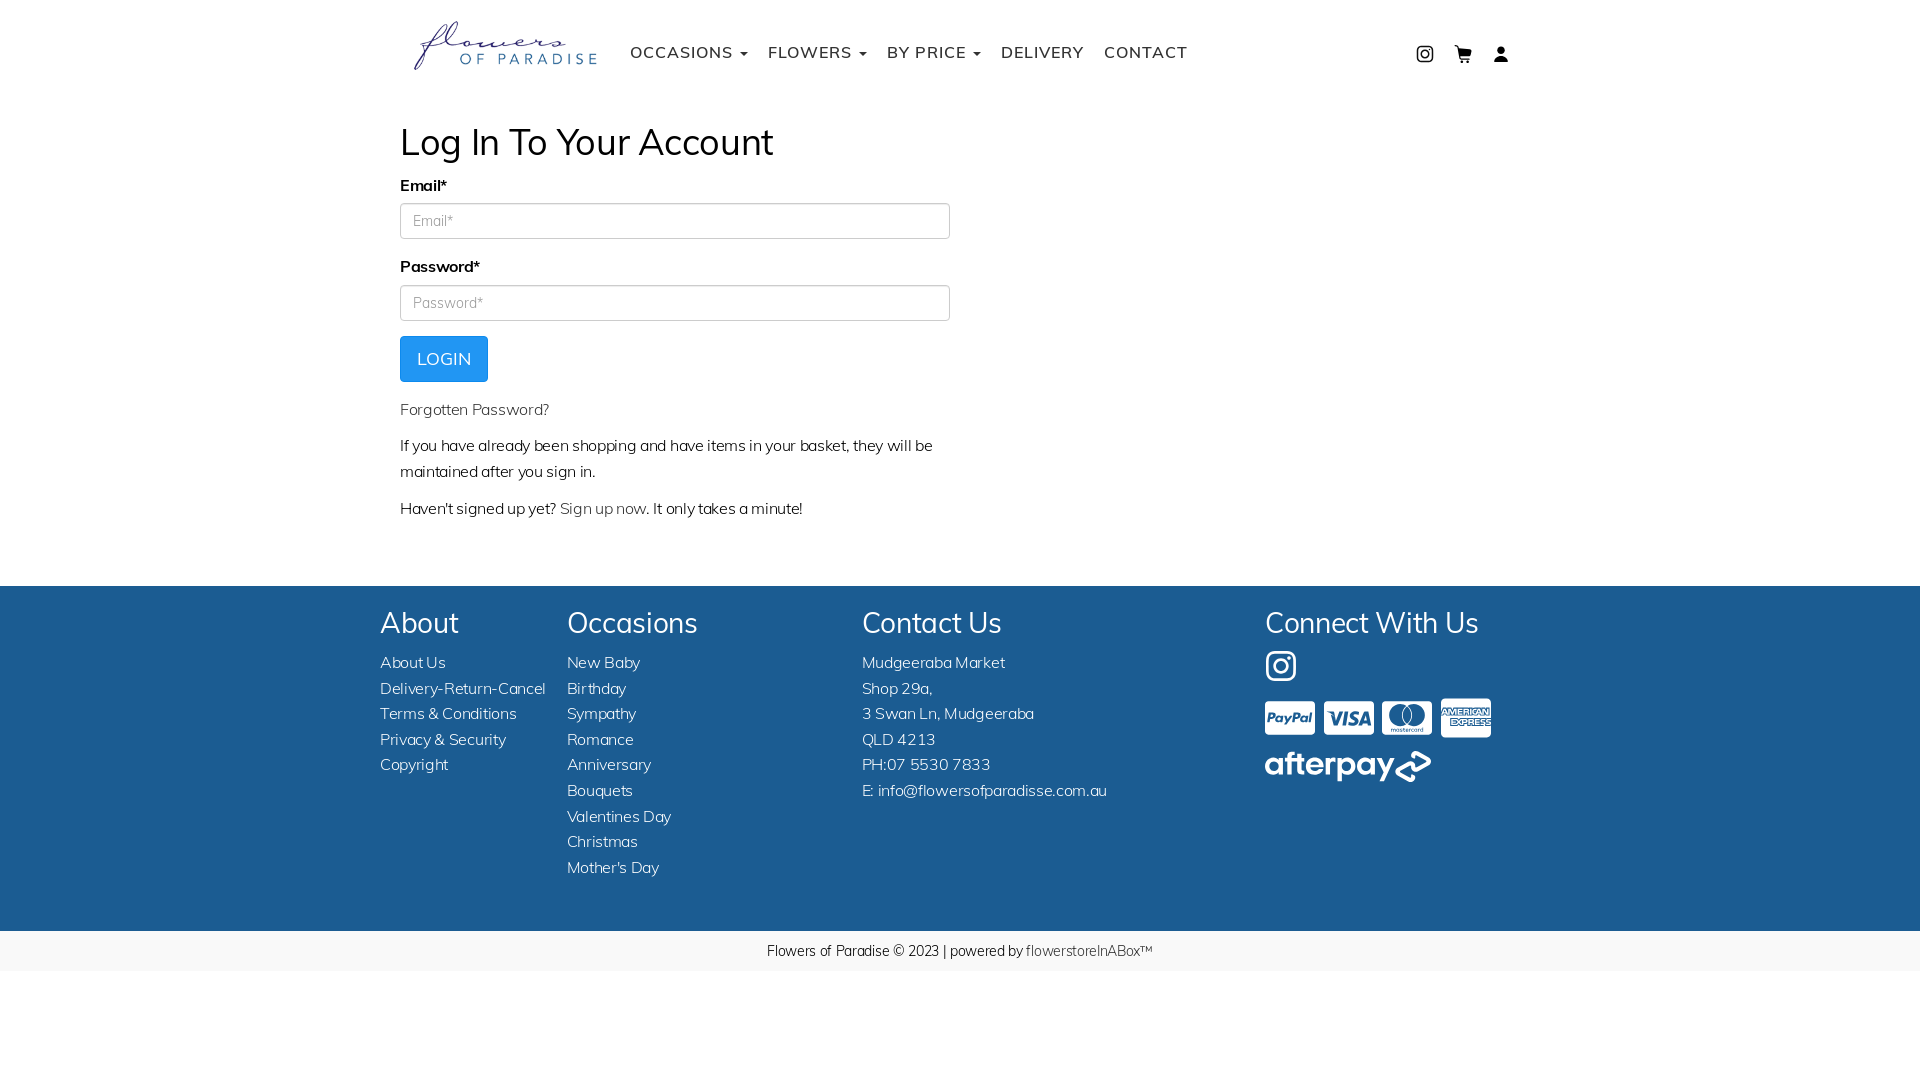  Describe the element at coordinates (473, 407) in the screenshot. I see `'Forgotten Password?'` at that location.